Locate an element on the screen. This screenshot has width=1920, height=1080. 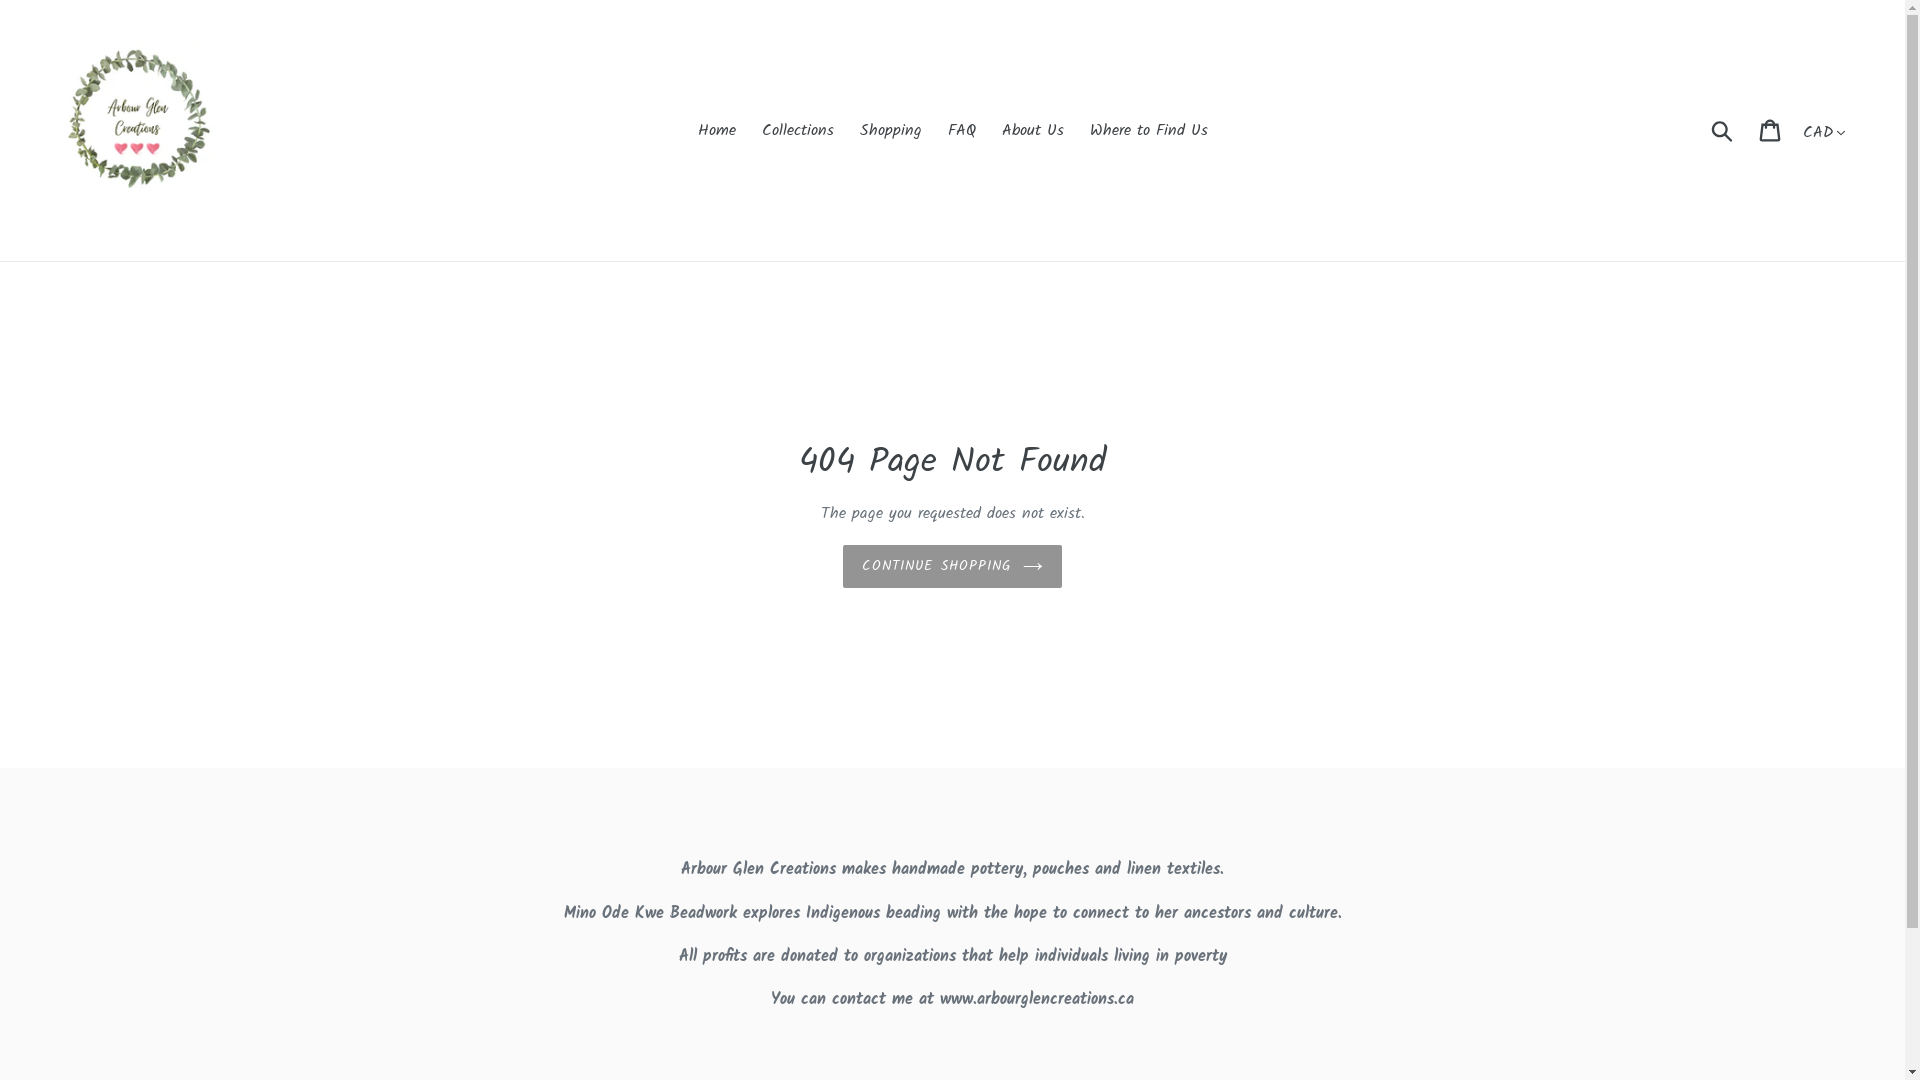
'FAQ' is located at coordinates (936, 131).